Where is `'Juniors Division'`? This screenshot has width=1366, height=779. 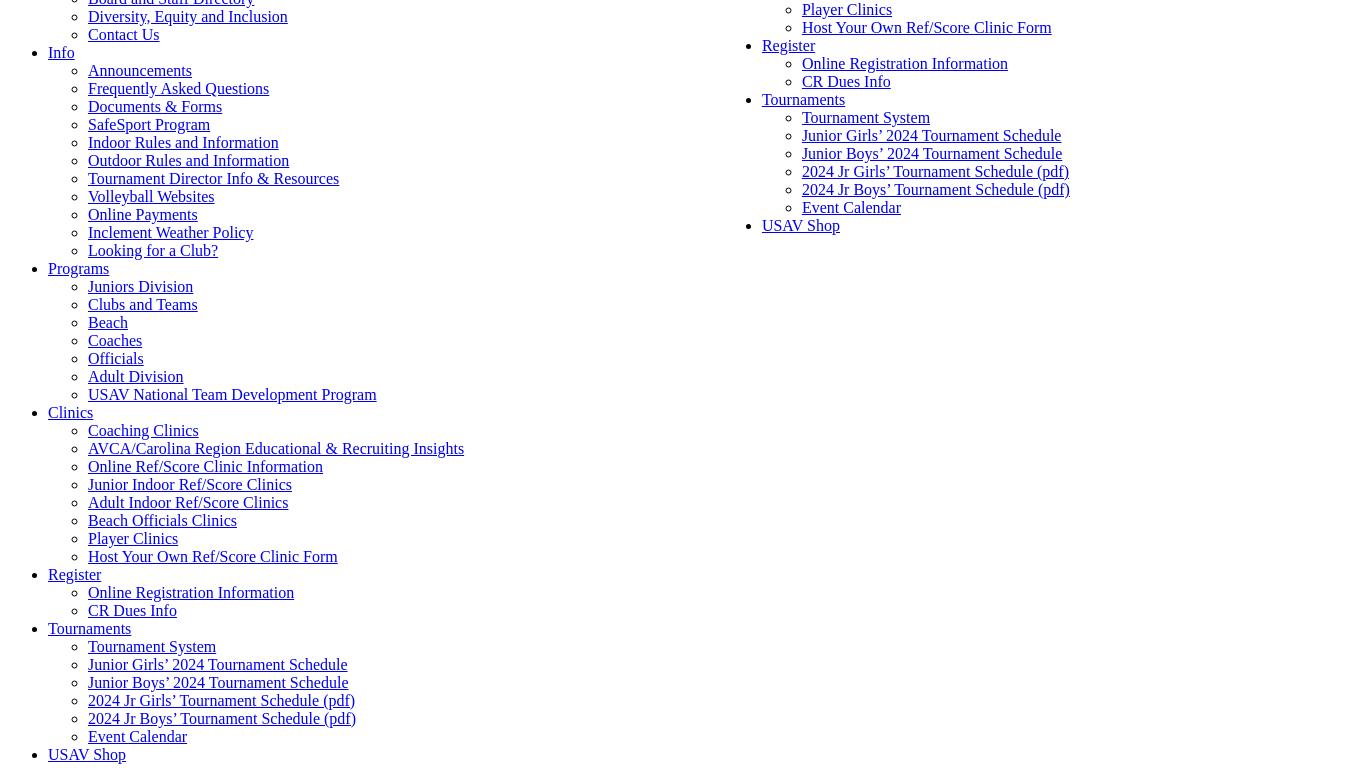
'Juniors Division' is located at coordinates (87, 284).